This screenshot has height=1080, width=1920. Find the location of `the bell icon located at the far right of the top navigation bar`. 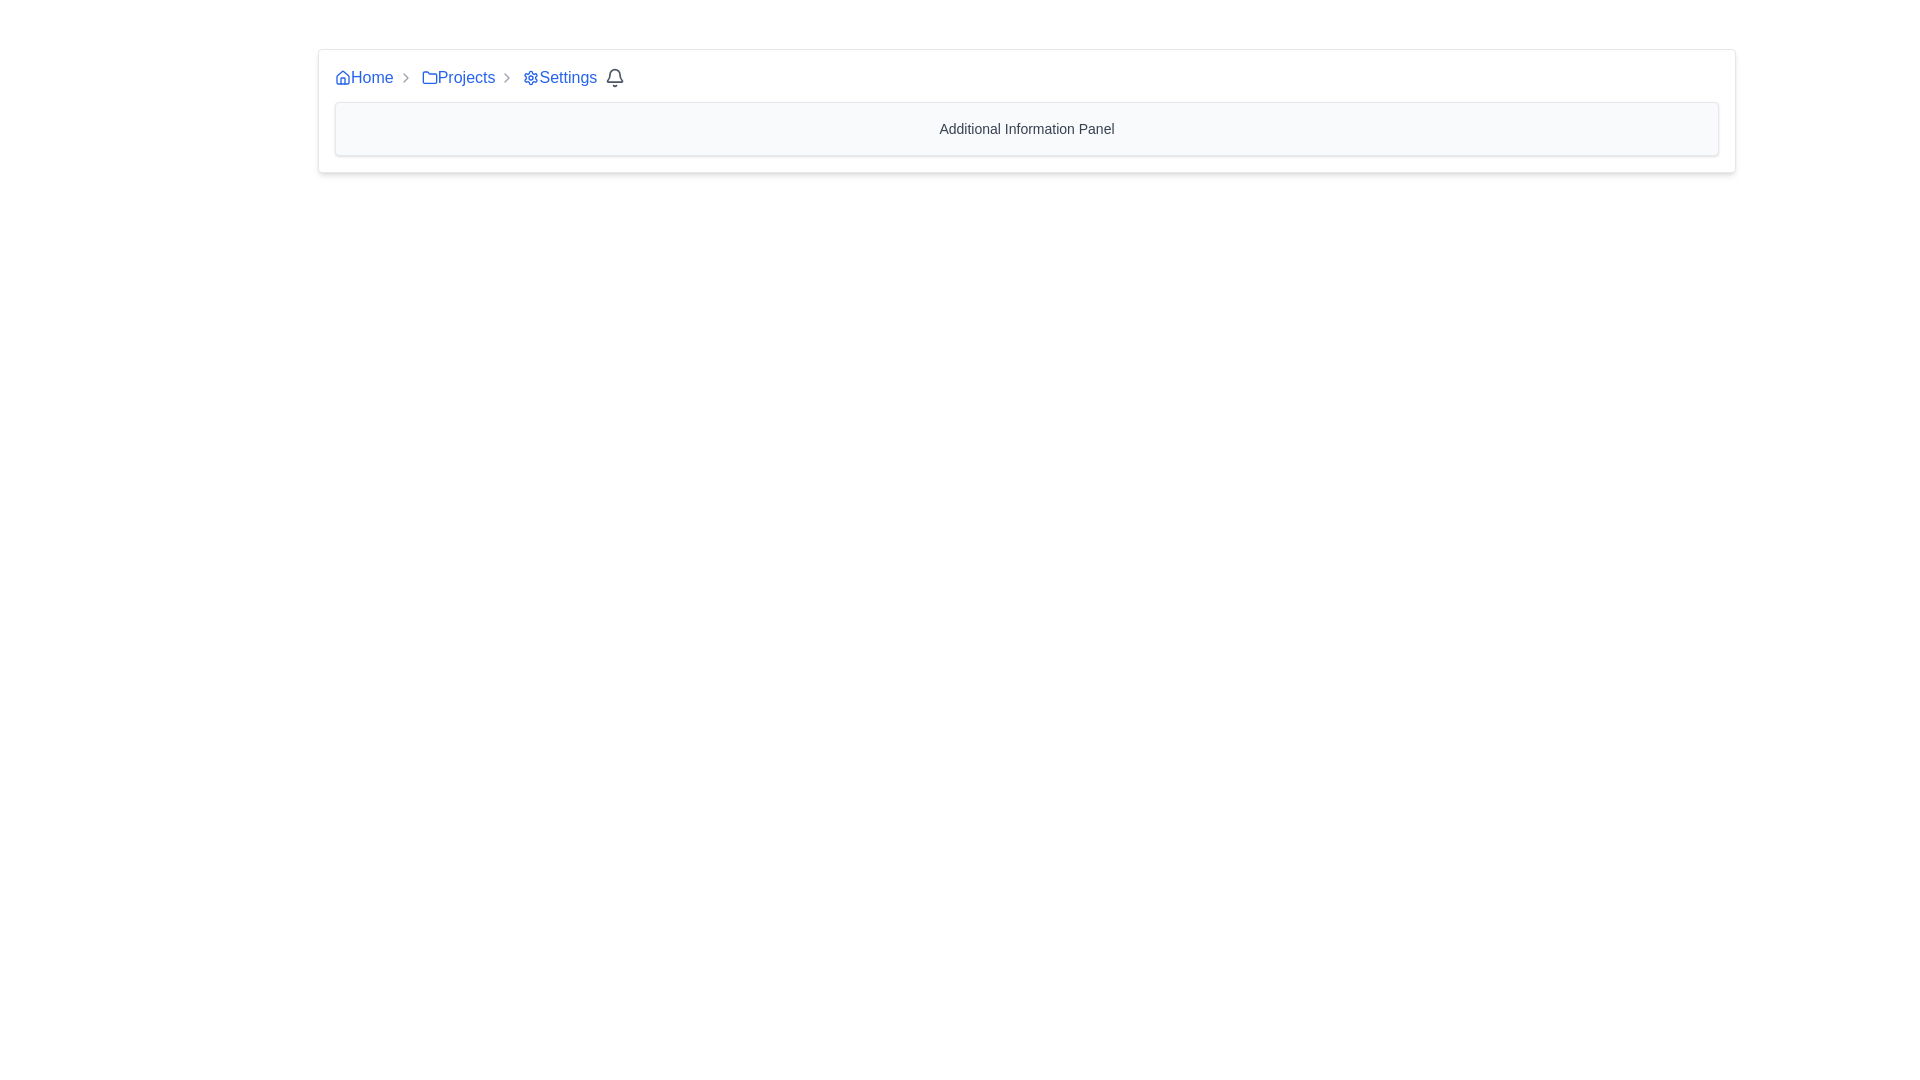

the bell icon located at the far right of the top navigation bar is located at coordinates (614, 76).